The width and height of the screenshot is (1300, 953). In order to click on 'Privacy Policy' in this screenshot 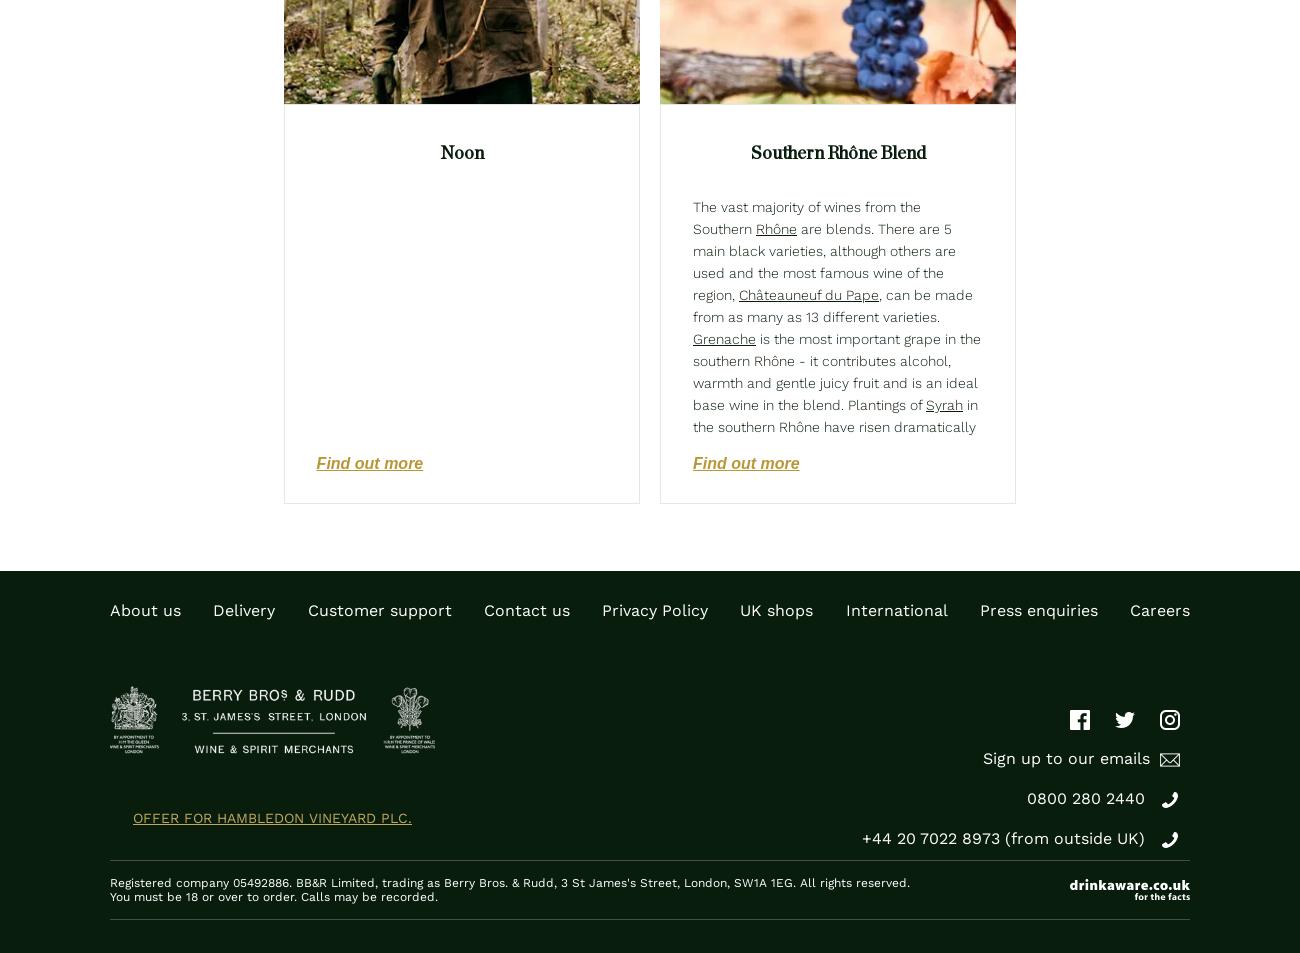, I will do `click(653, 610)`.